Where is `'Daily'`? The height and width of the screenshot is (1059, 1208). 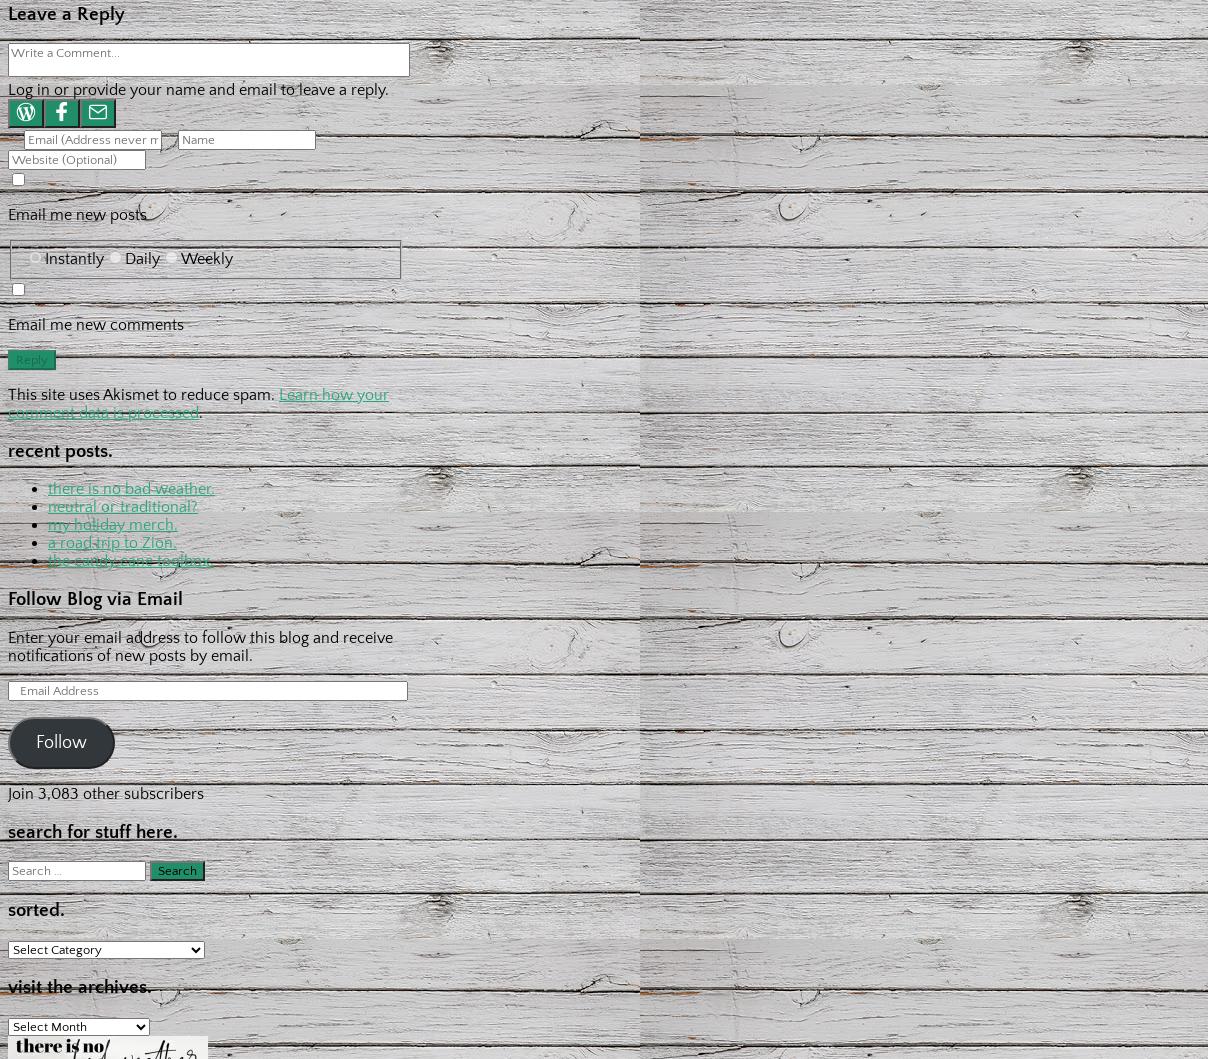 'Daily' is located at coordinates (141, 257).